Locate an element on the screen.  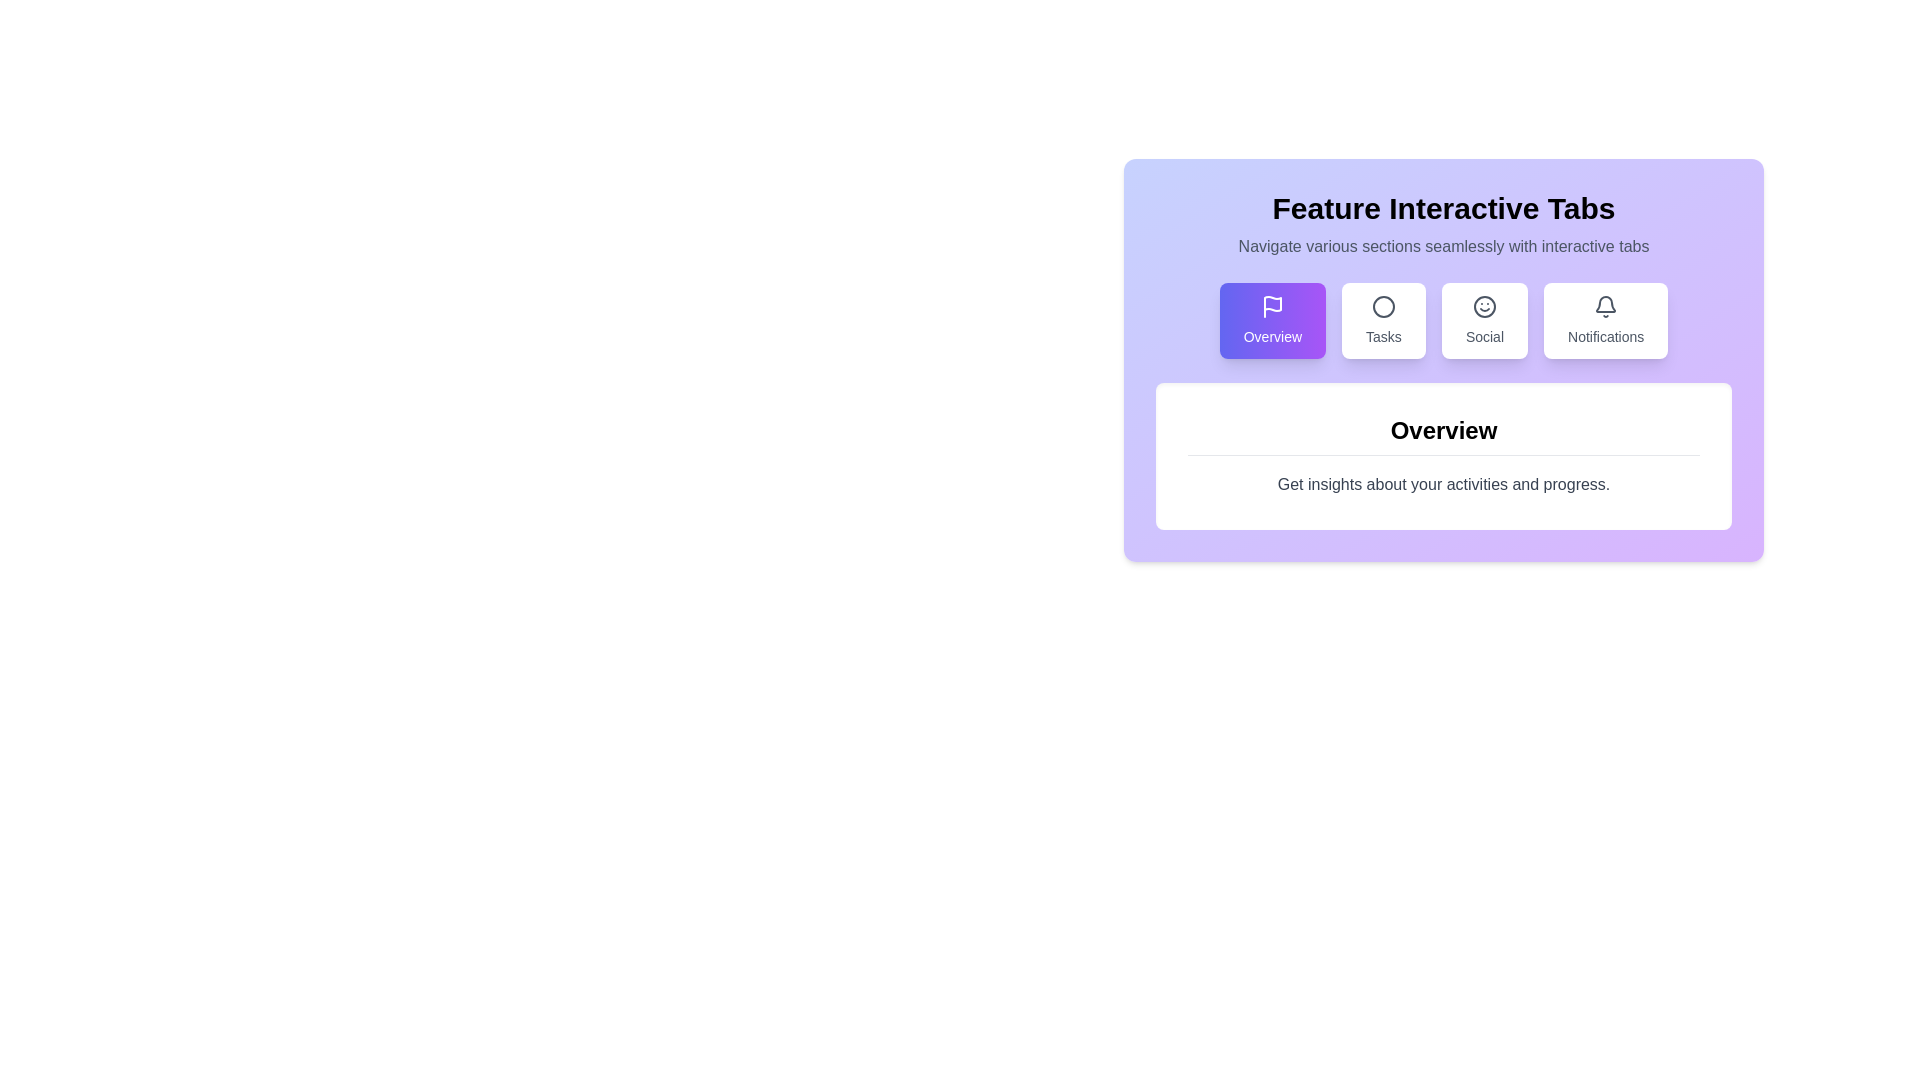
the static text label that serves as the description for the button activating the 'Overview' section, located at the top-left corner of the interactive tabs section, beneath a flag icon is located at coordinates (1271, 335).